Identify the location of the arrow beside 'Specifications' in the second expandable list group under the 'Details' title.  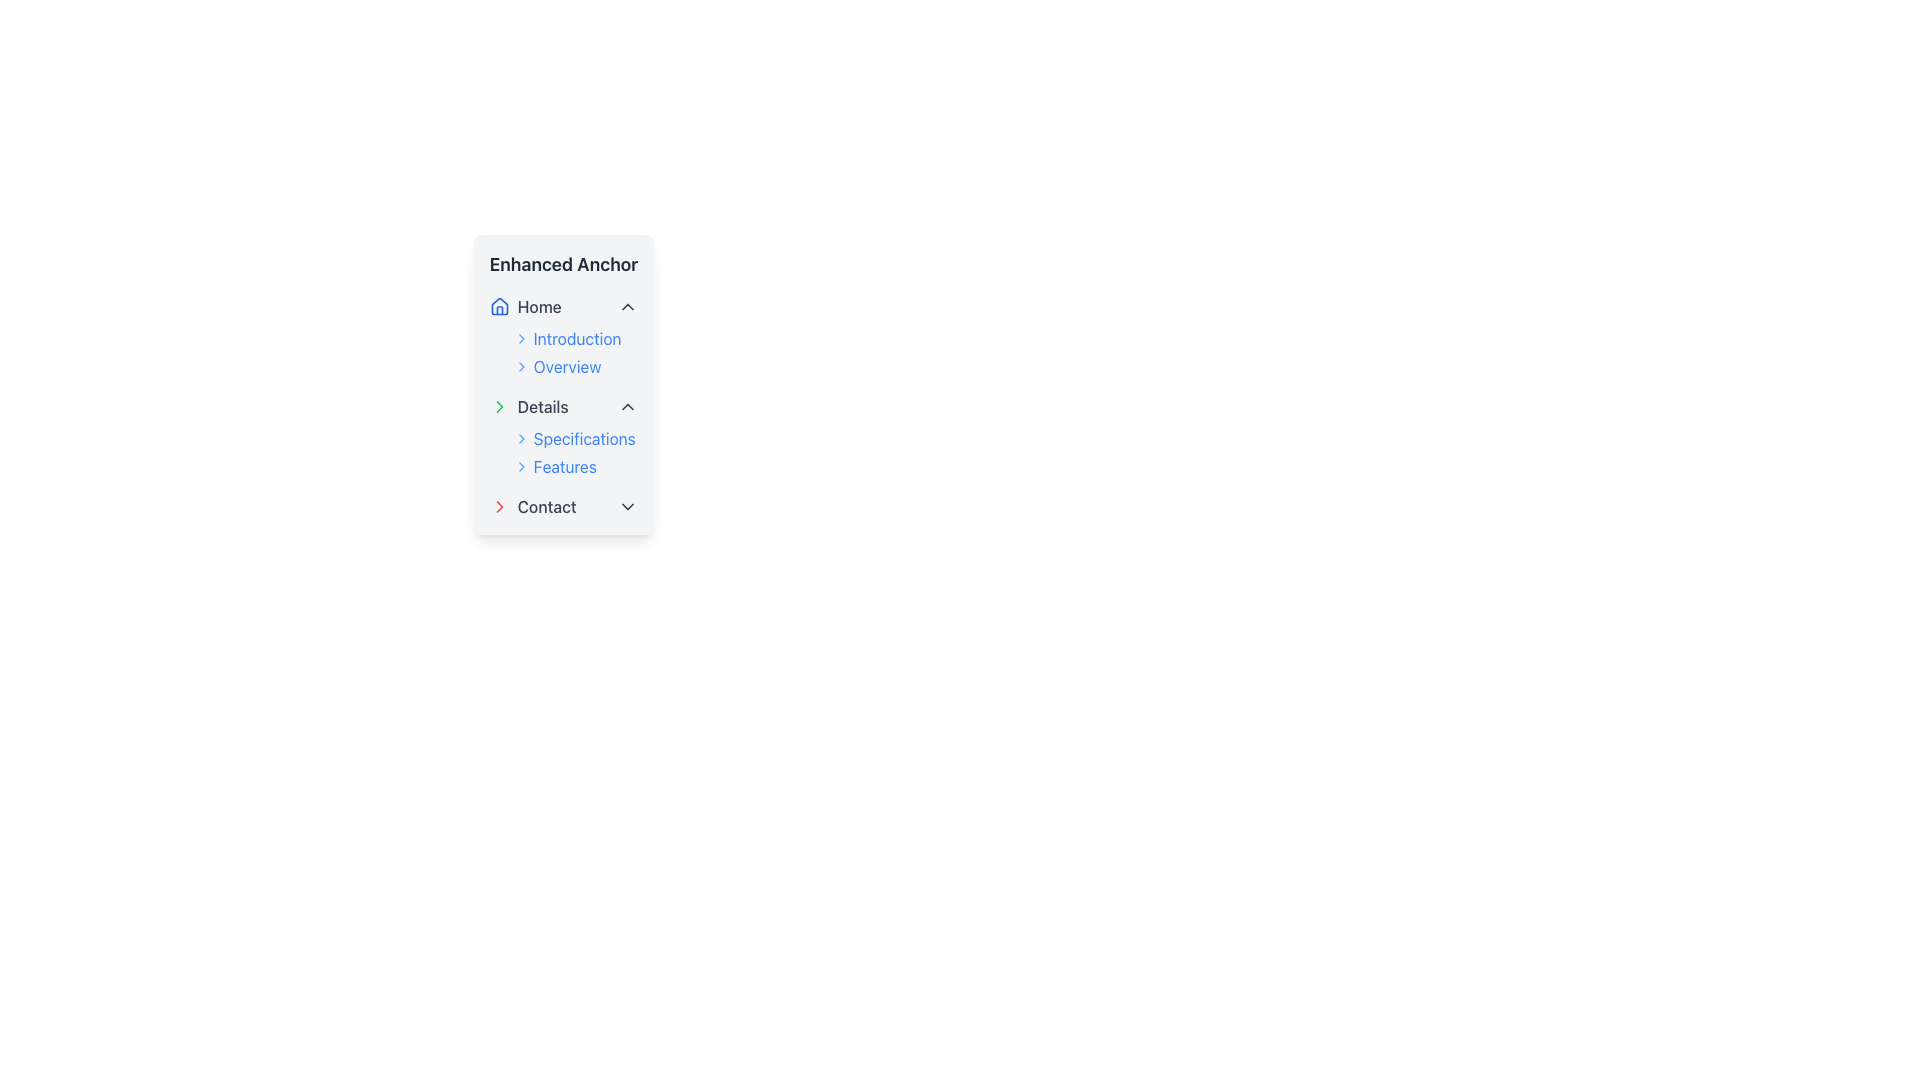
(575, 452).